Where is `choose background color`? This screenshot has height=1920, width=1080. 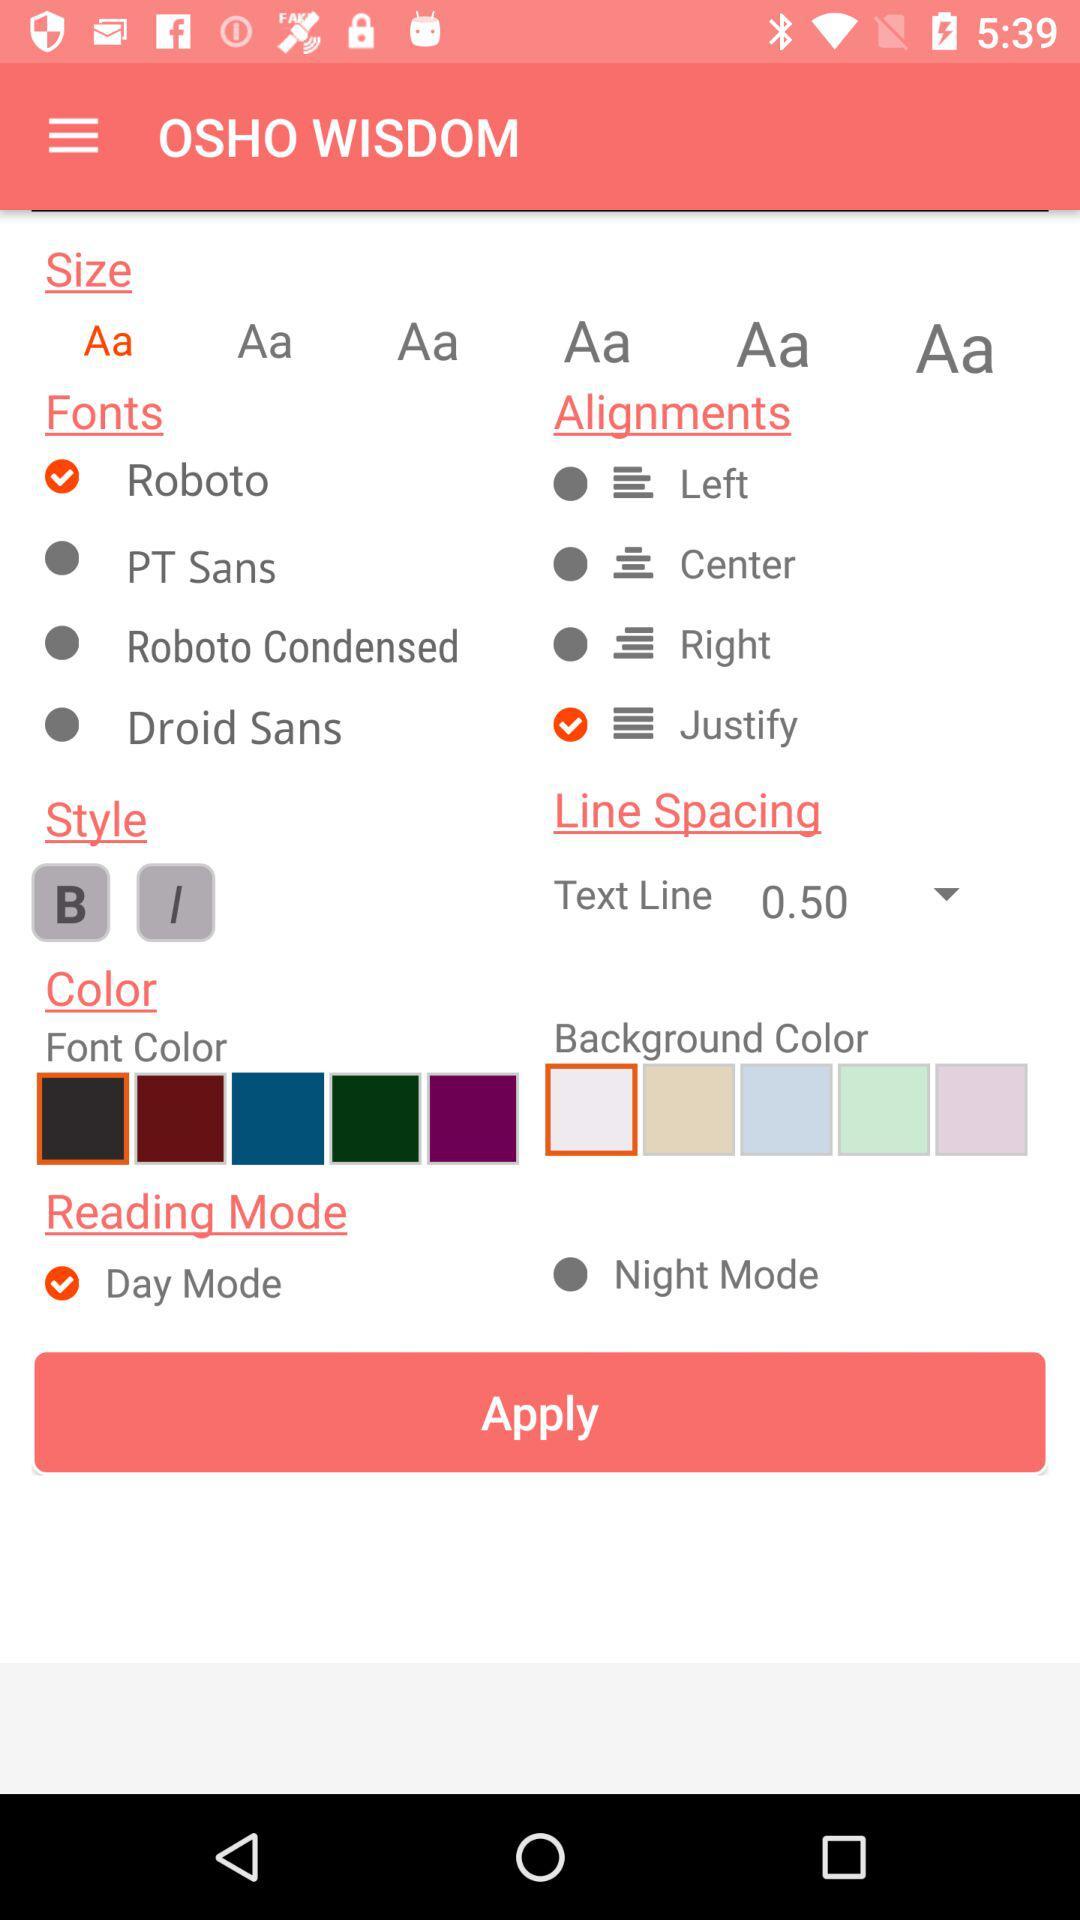
choose background color is located at coordinates (785, 1108).